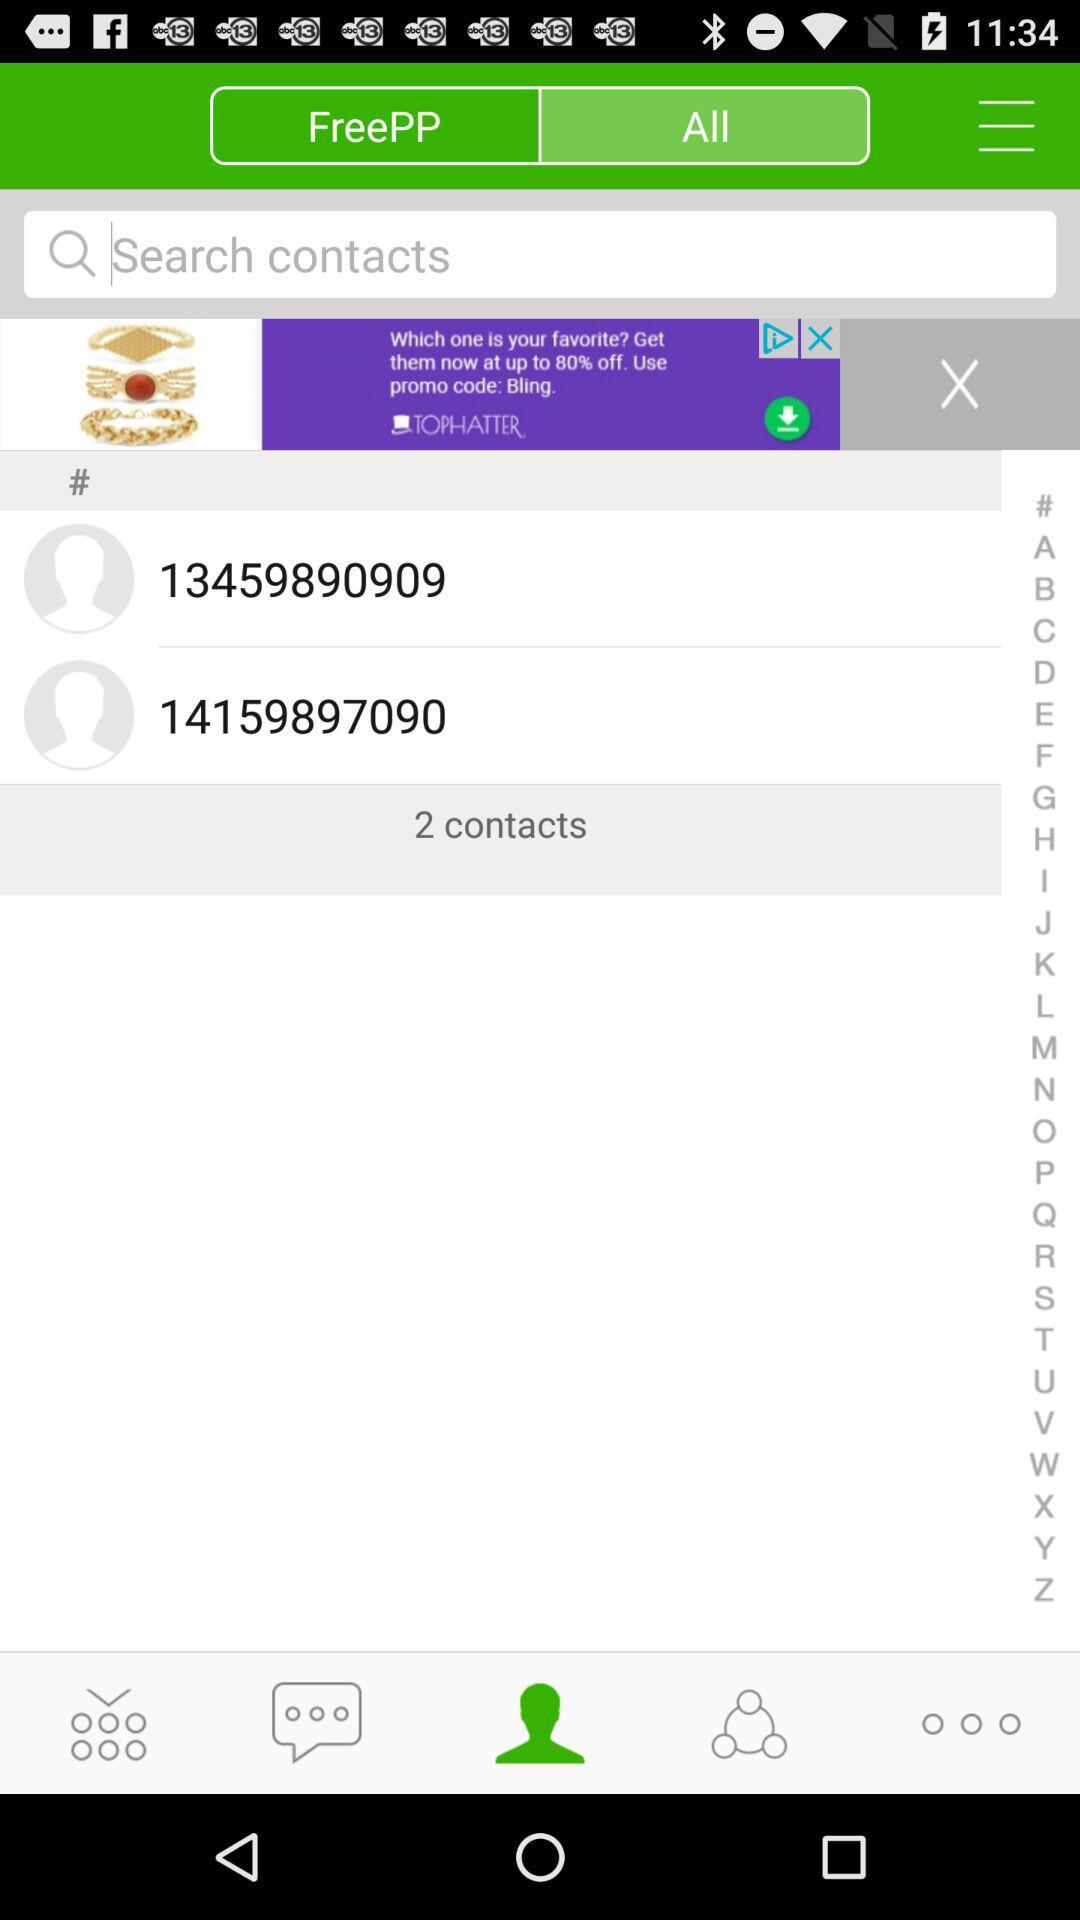 Image resolution: width=1080 pixels, height=1920 pixels. Describe the element at coordinates (971, 1842) in the screenshot. I see `the more icon` at that location.